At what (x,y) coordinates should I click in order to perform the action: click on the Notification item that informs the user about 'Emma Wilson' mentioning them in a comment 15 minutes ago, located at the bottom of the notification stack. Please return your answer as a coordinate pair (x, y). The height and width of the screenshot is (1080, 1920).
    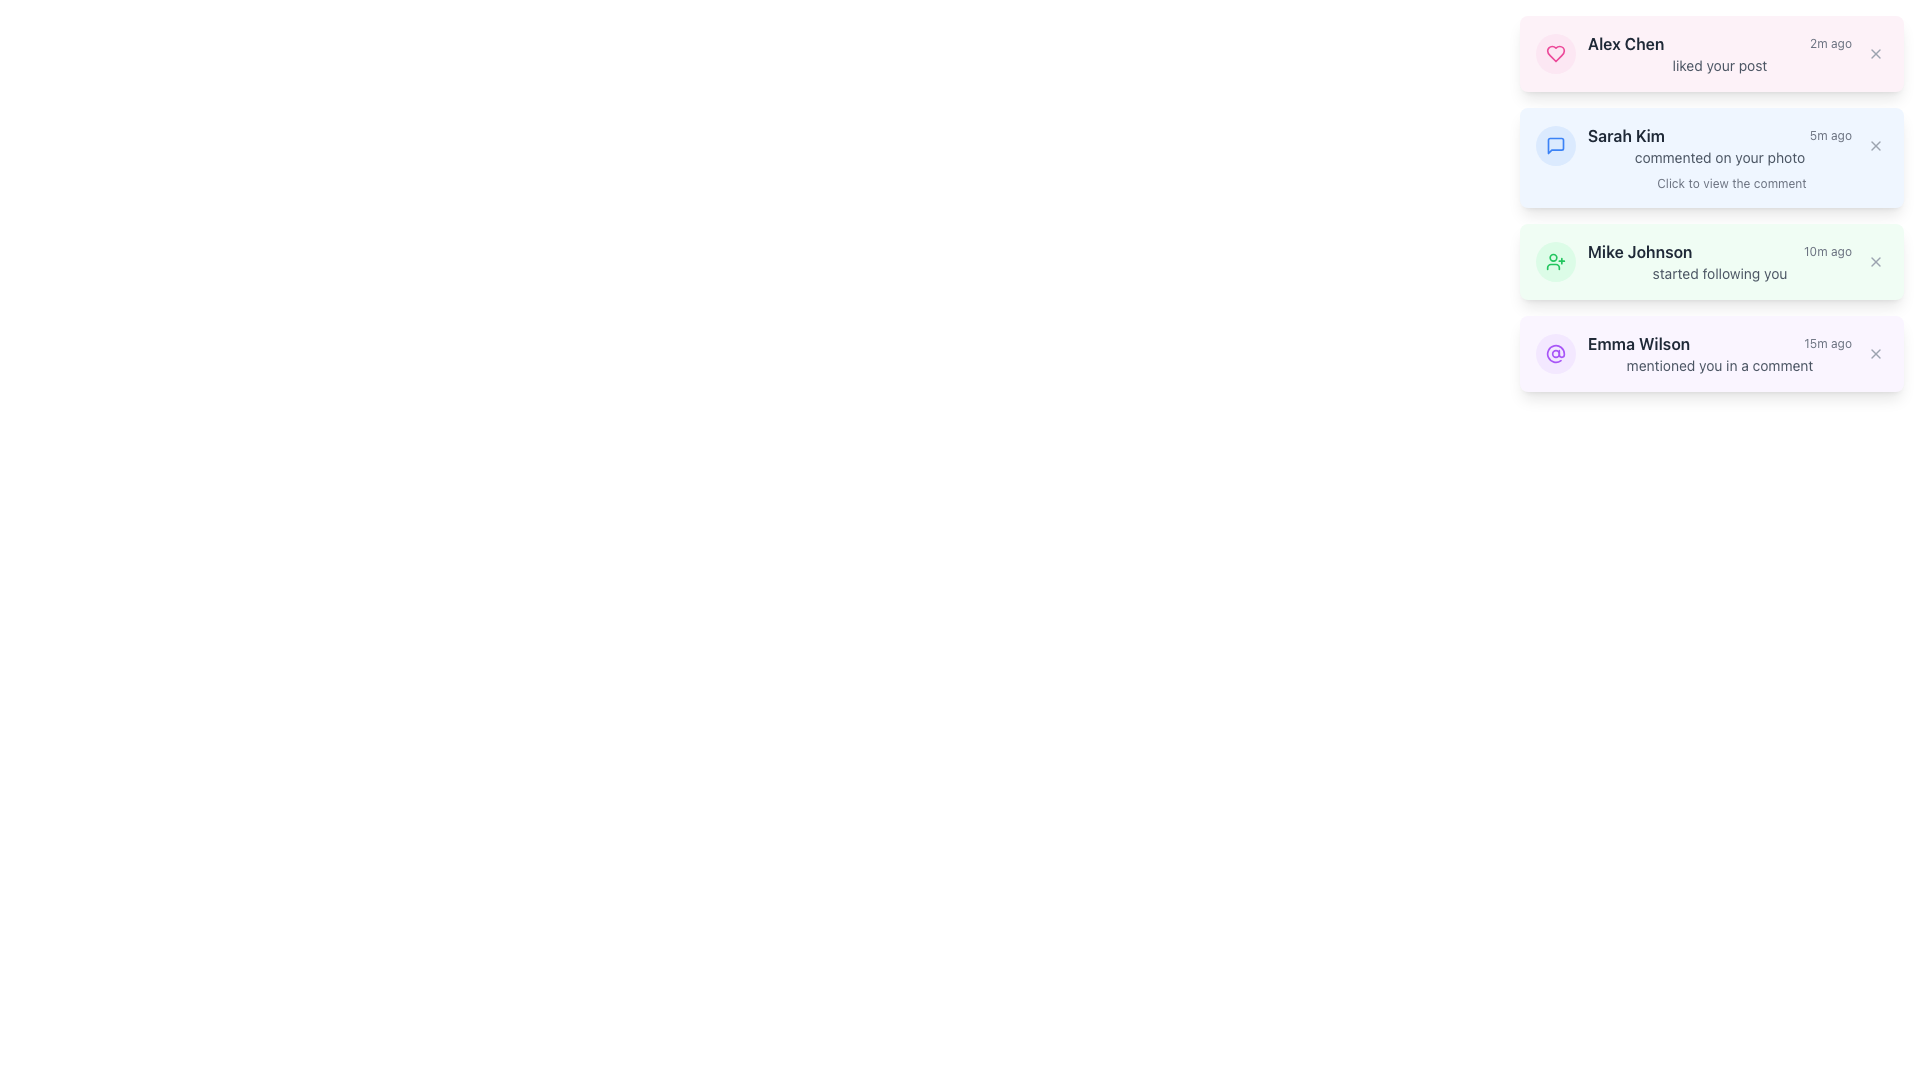
    Looking at the image, I should click on (1718, 353).